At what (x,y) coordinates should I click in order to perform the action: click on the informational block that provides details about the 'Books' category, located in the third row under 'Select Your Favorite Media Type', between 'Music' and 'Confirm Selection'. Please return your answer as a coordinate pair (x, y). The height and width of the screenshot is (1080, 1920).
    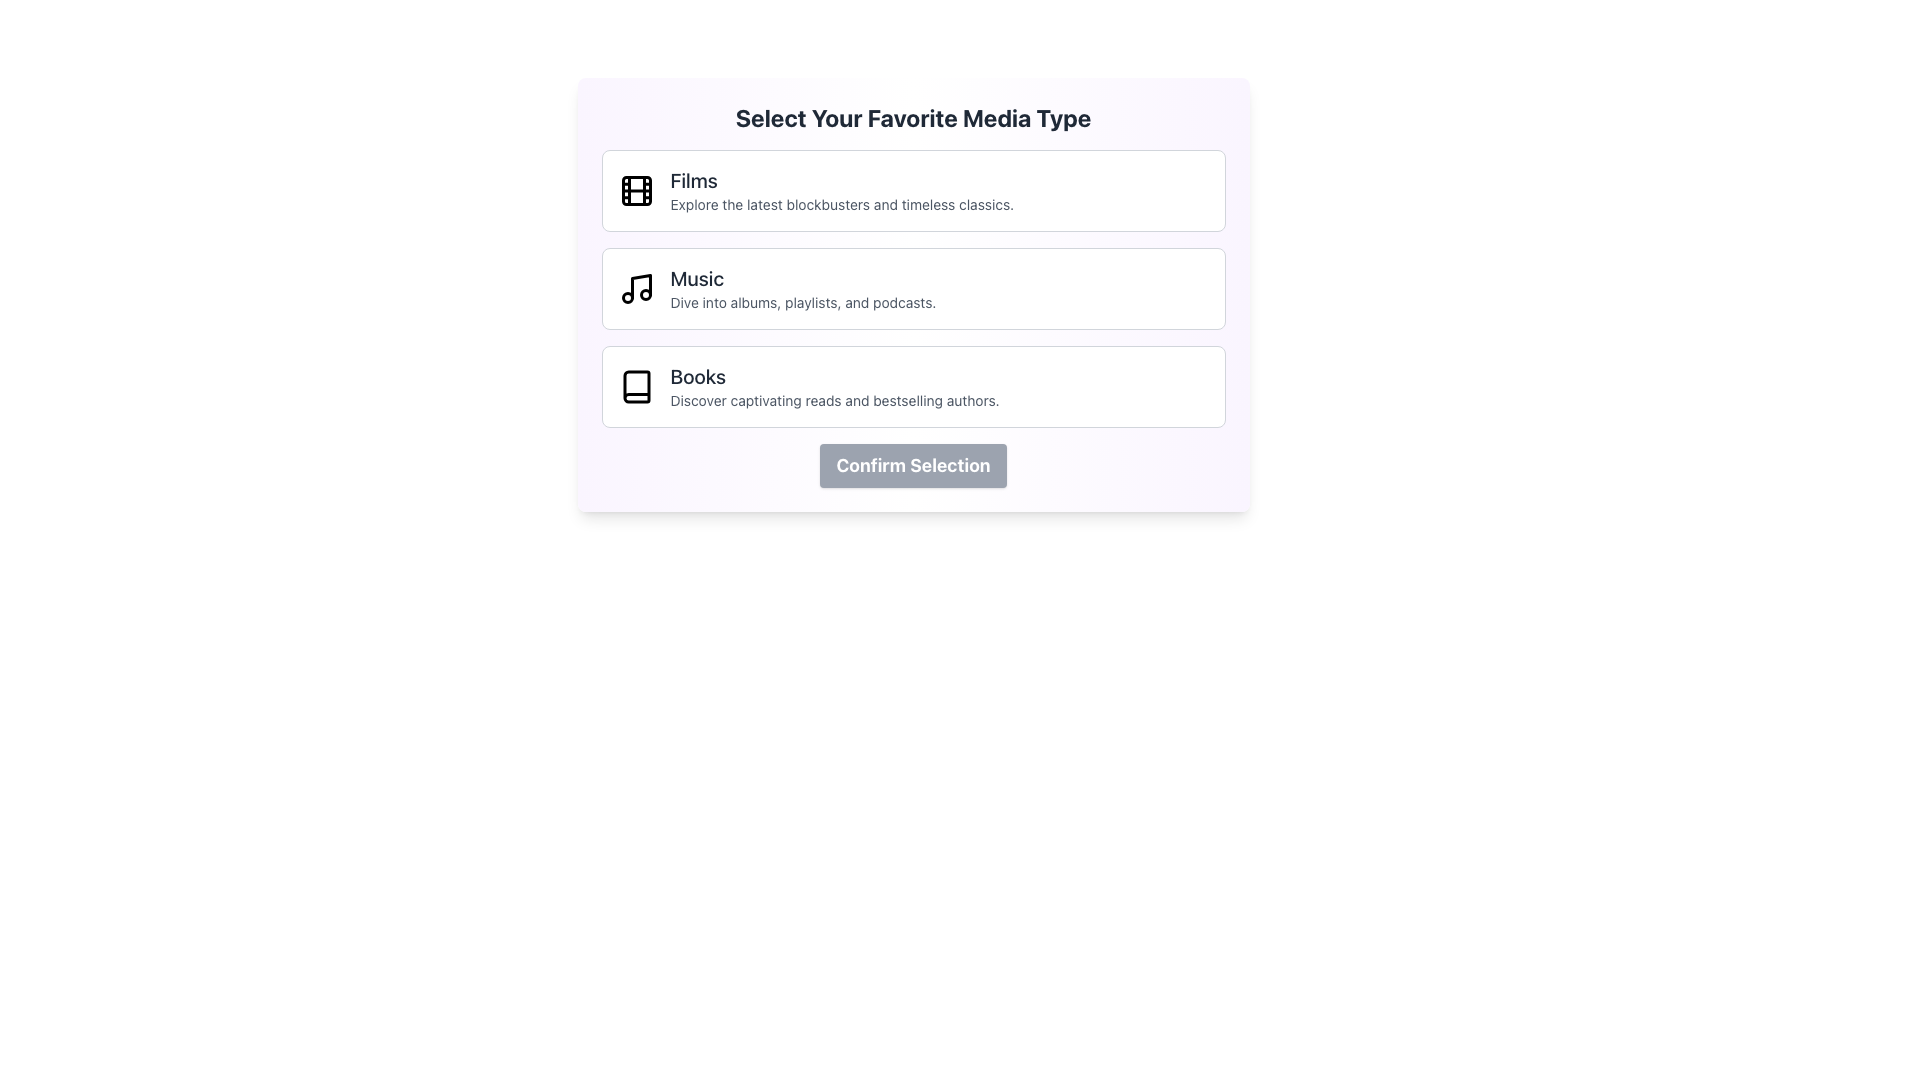
    Looking at the image, I should click on (835, 386).